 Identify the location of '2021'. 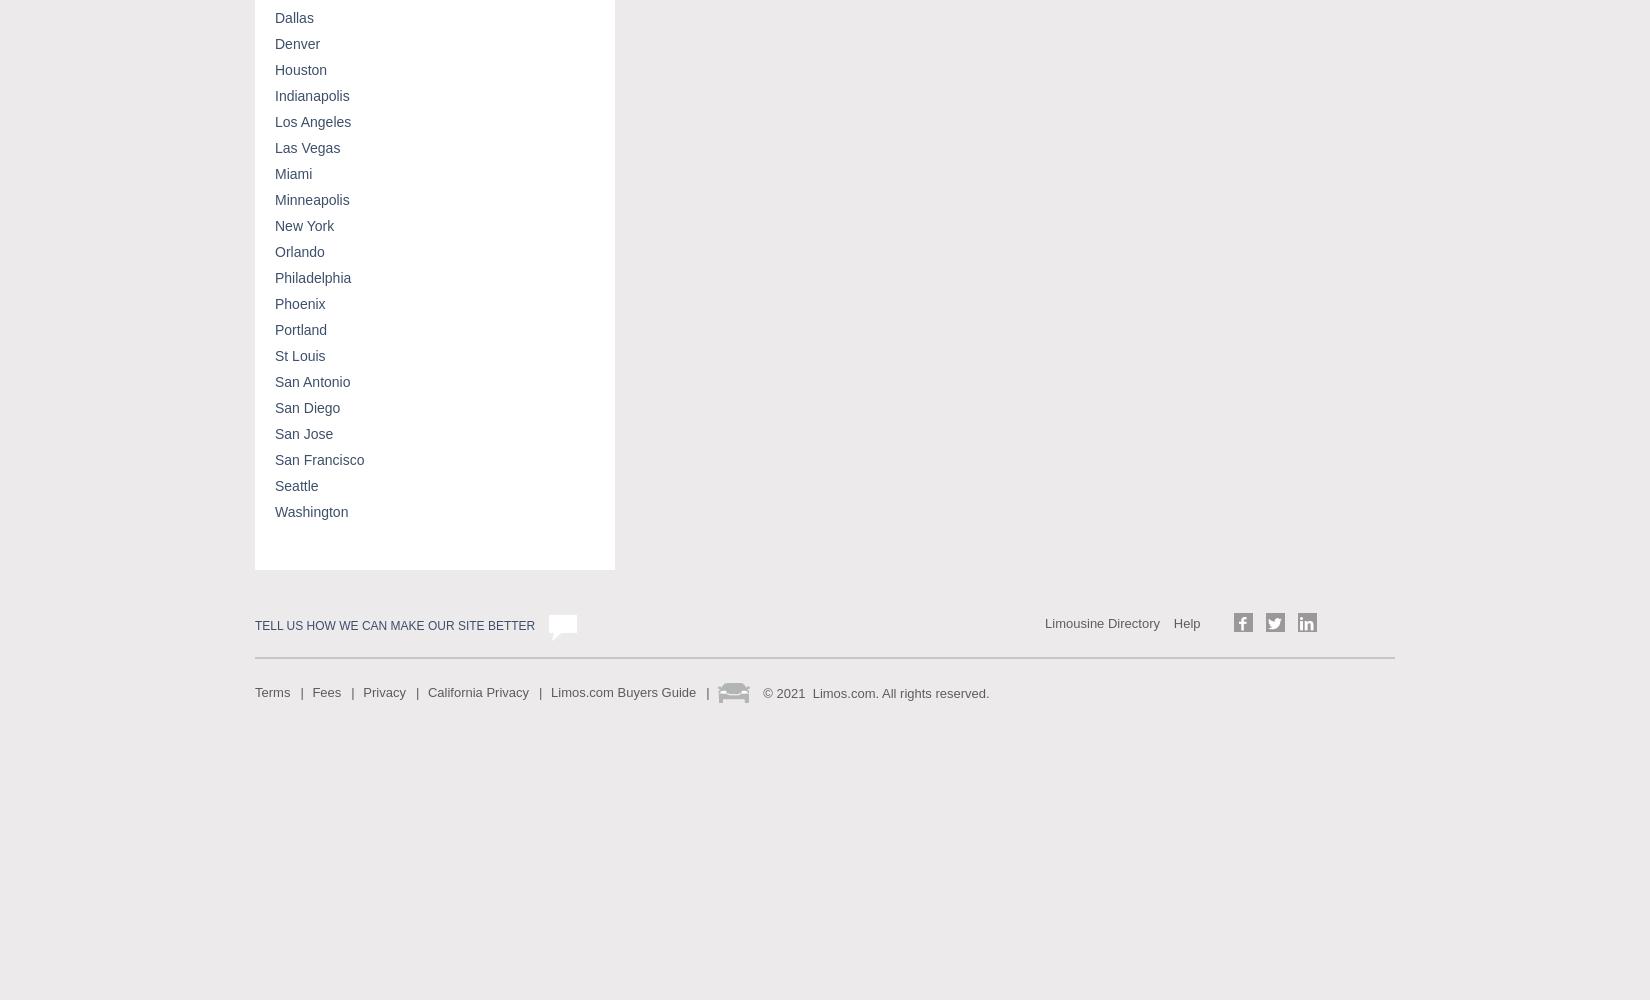
(789, 691).